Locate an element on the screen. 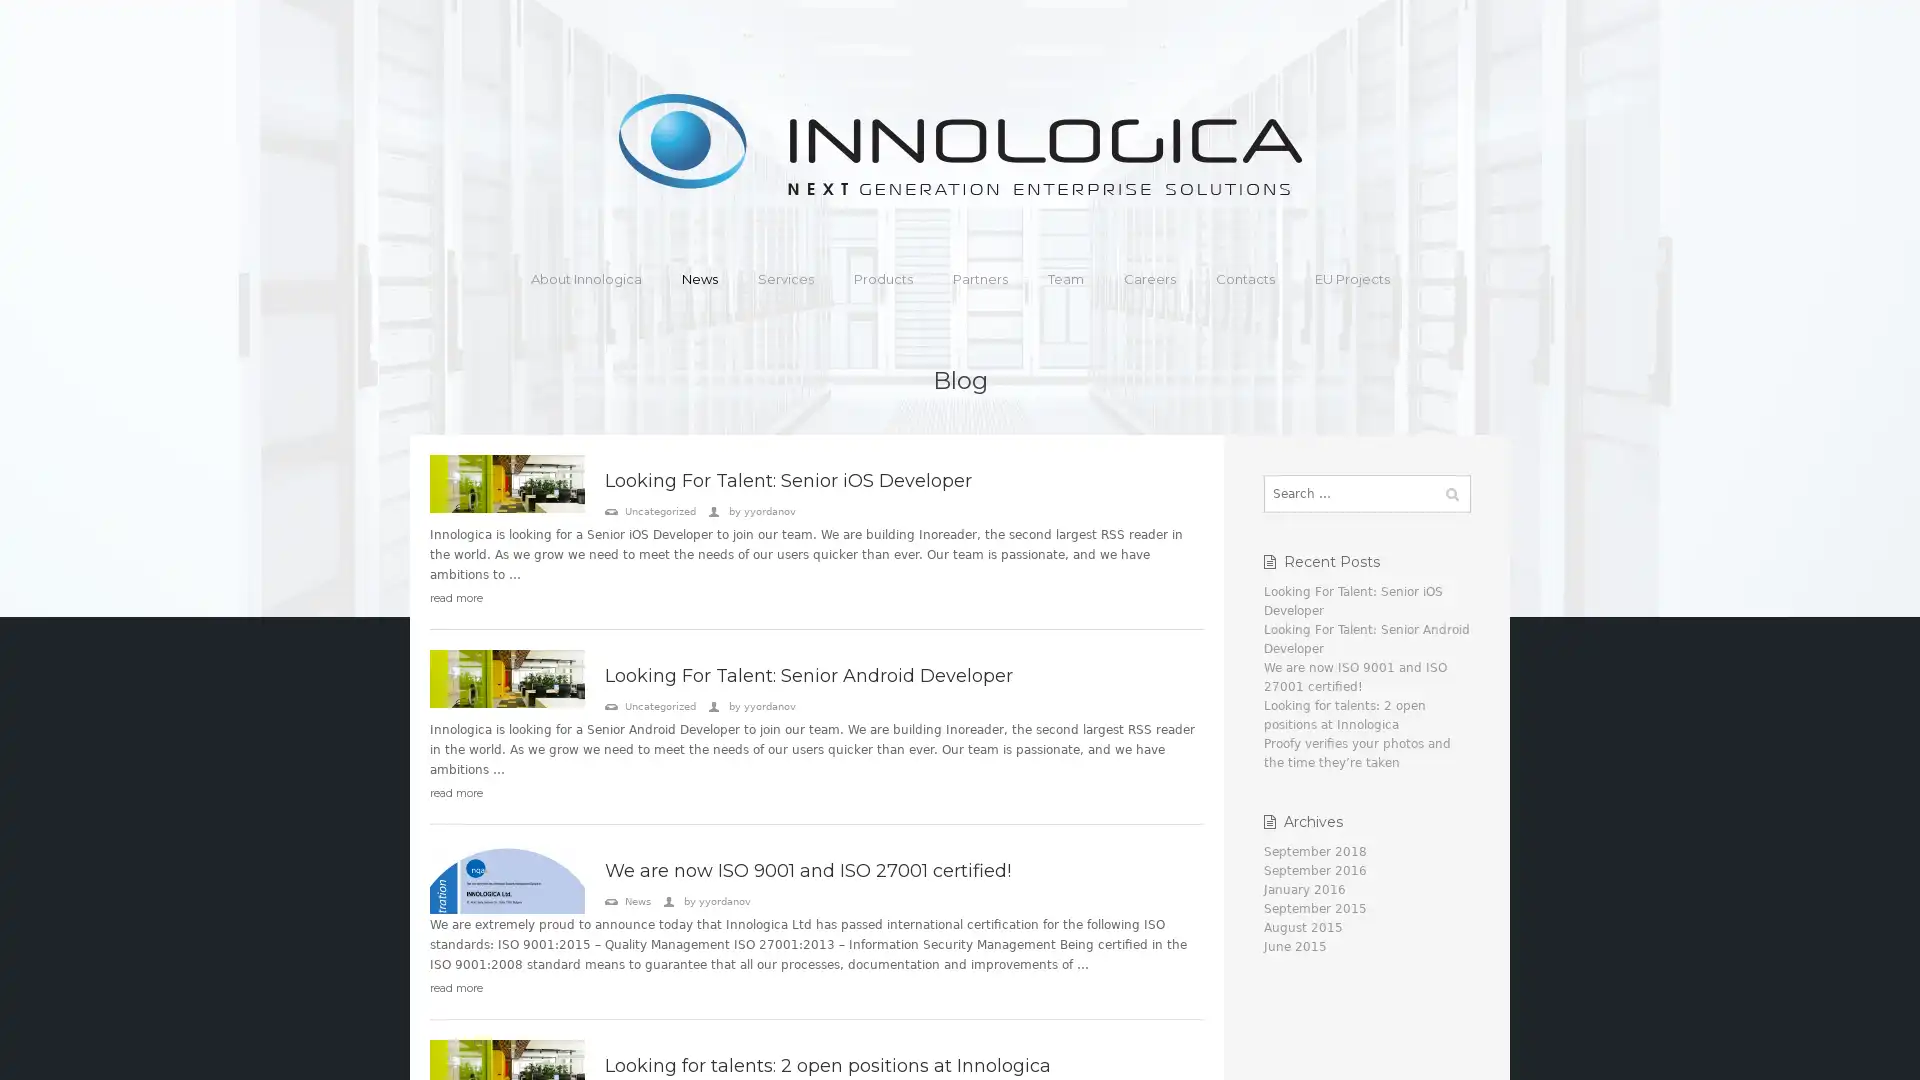  Search is located at coordinates (1450, 493).